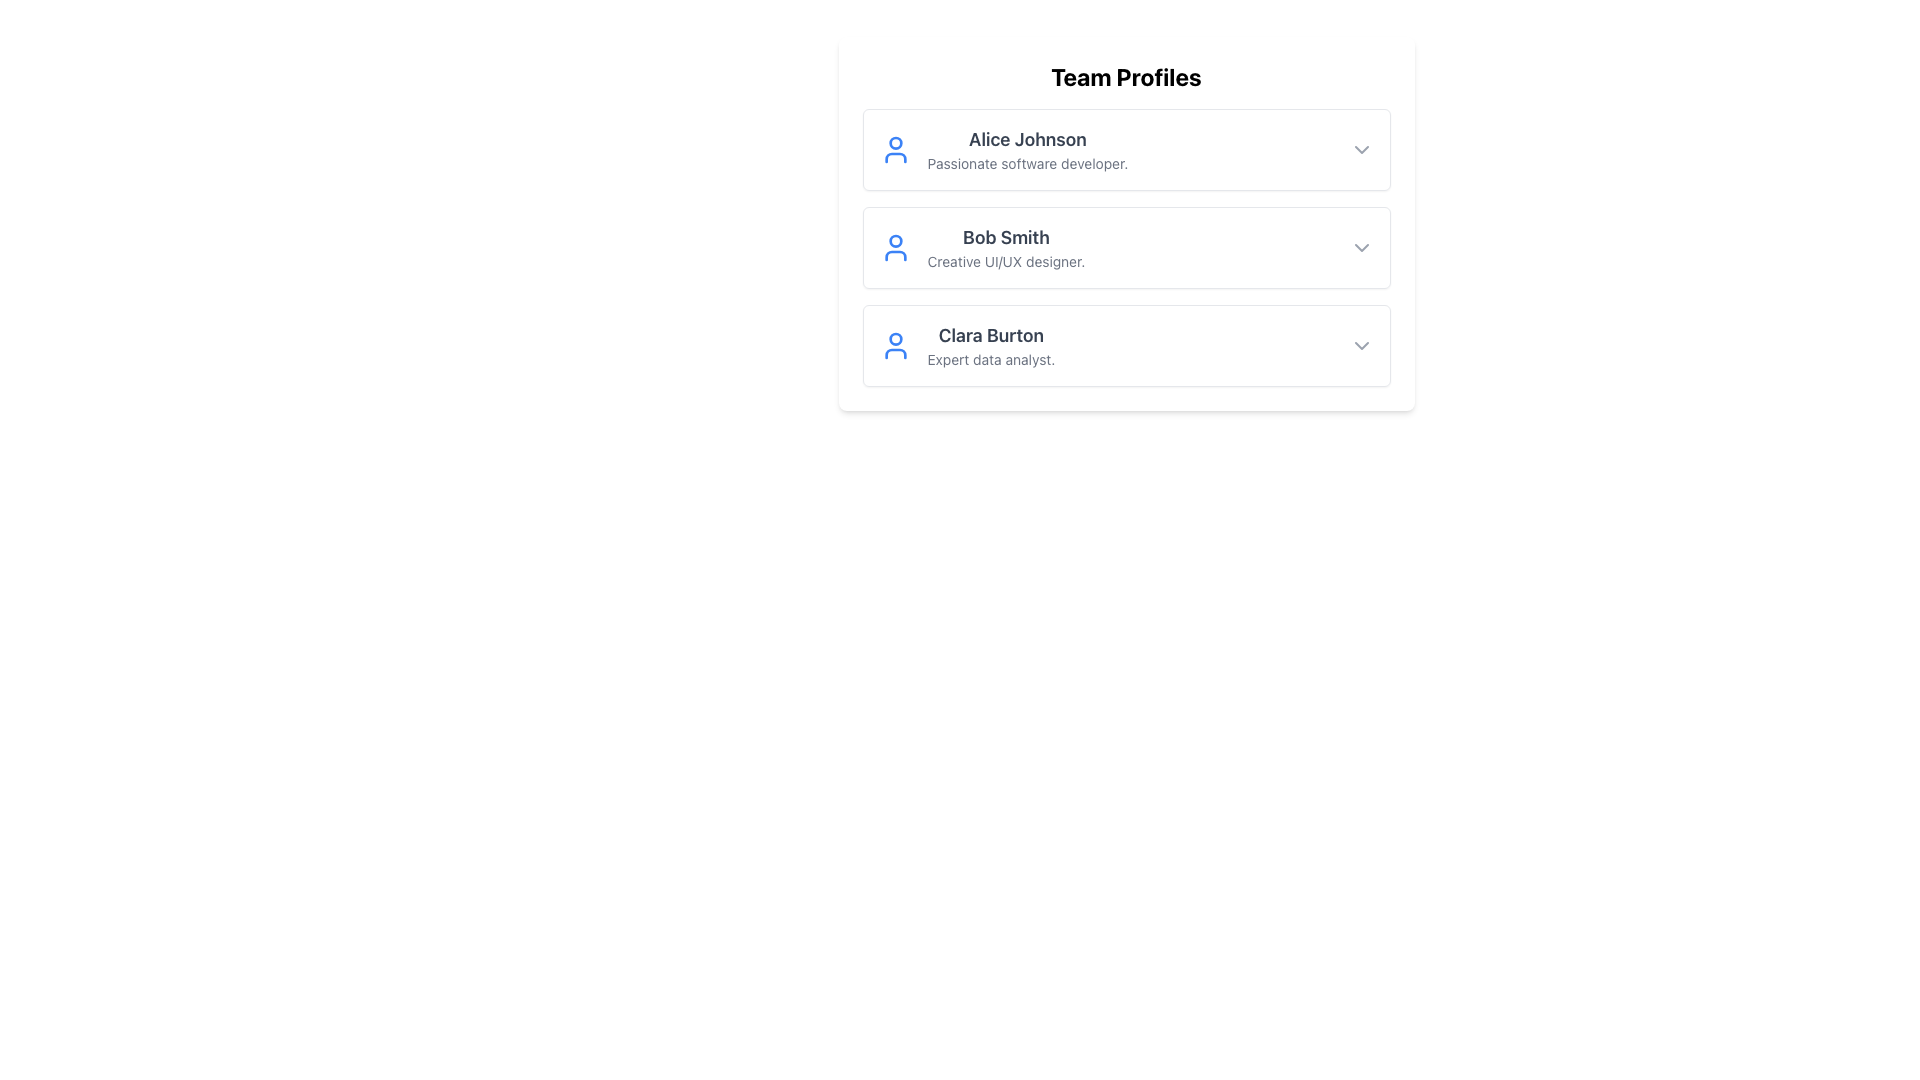  What do you see at coordinates (894, 353) in the screenshot?
I see `the lower part of the blue user icon for Clara Burton in the Team Profiles section` at bounding box center [894, 353].